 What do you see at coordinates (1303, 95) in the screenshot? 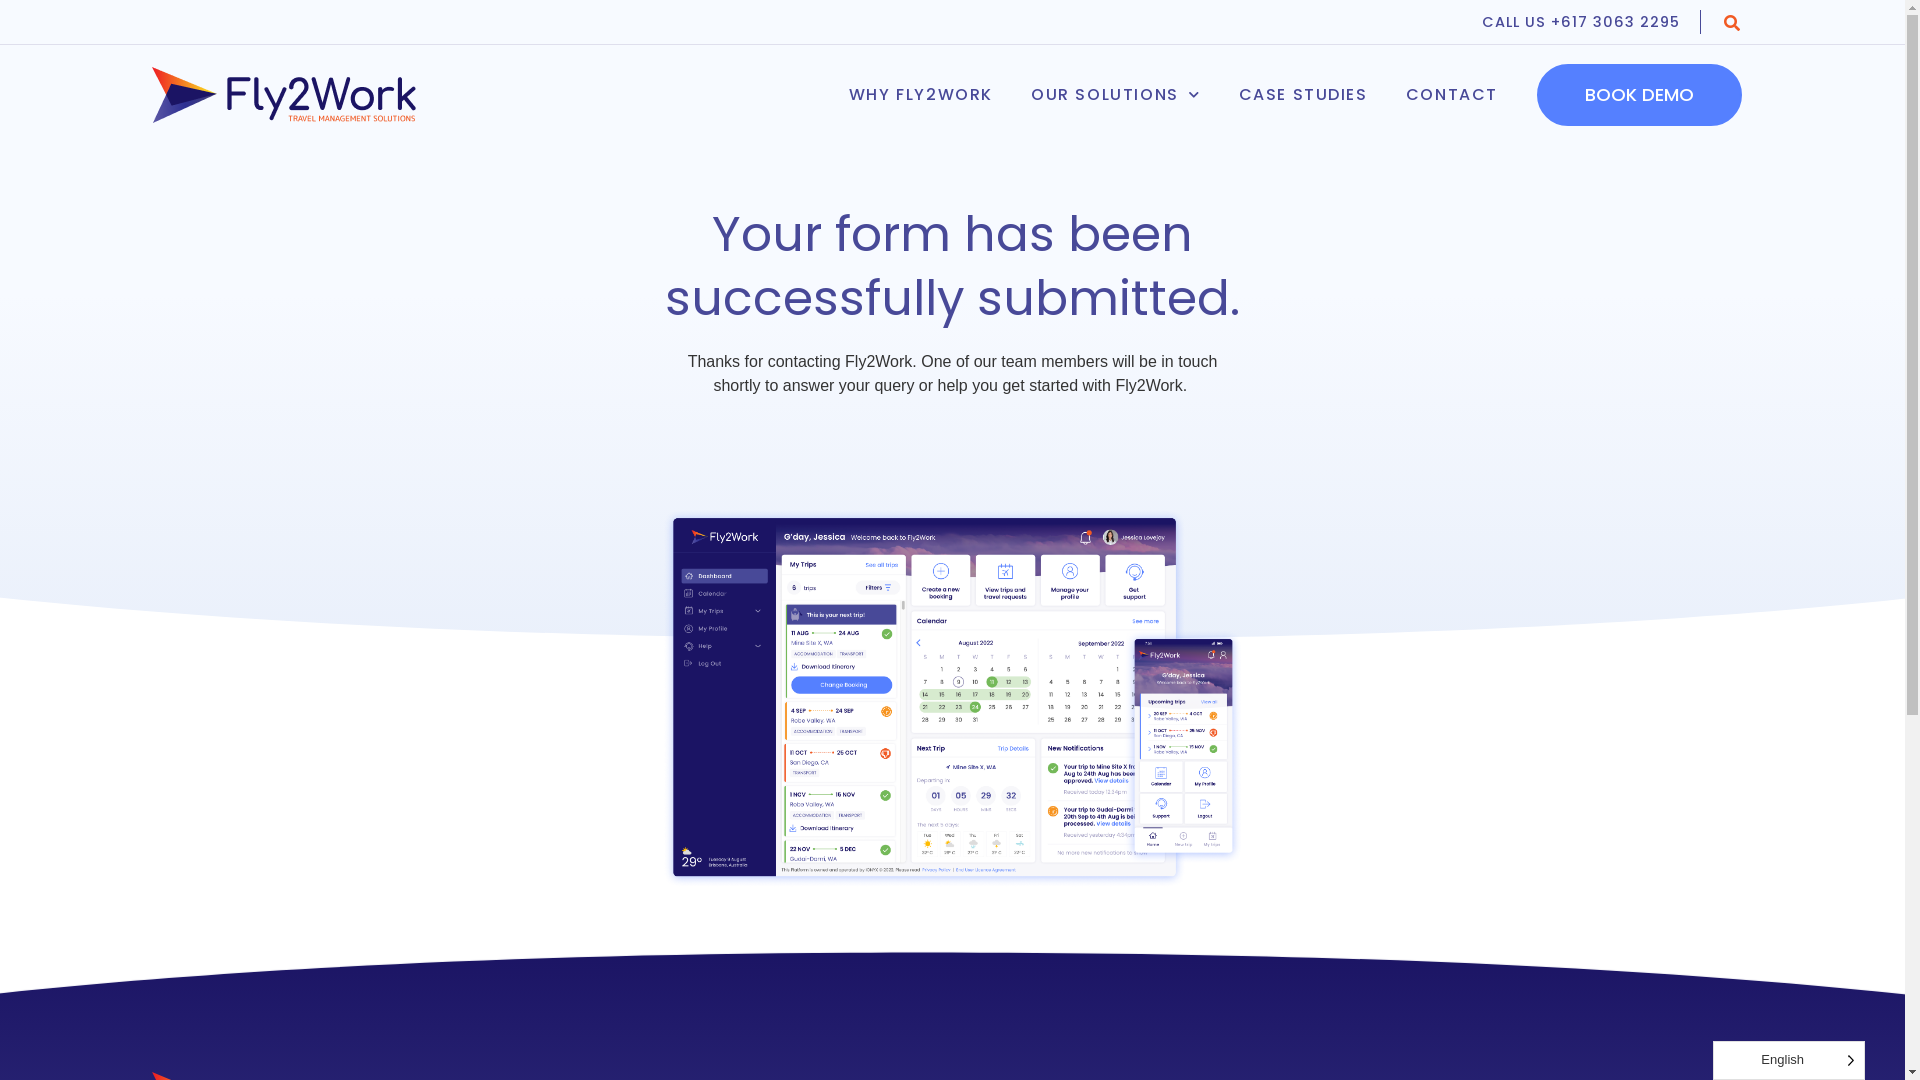
I see `'CASE STUDIES'` at bounding box center [1303, 95].